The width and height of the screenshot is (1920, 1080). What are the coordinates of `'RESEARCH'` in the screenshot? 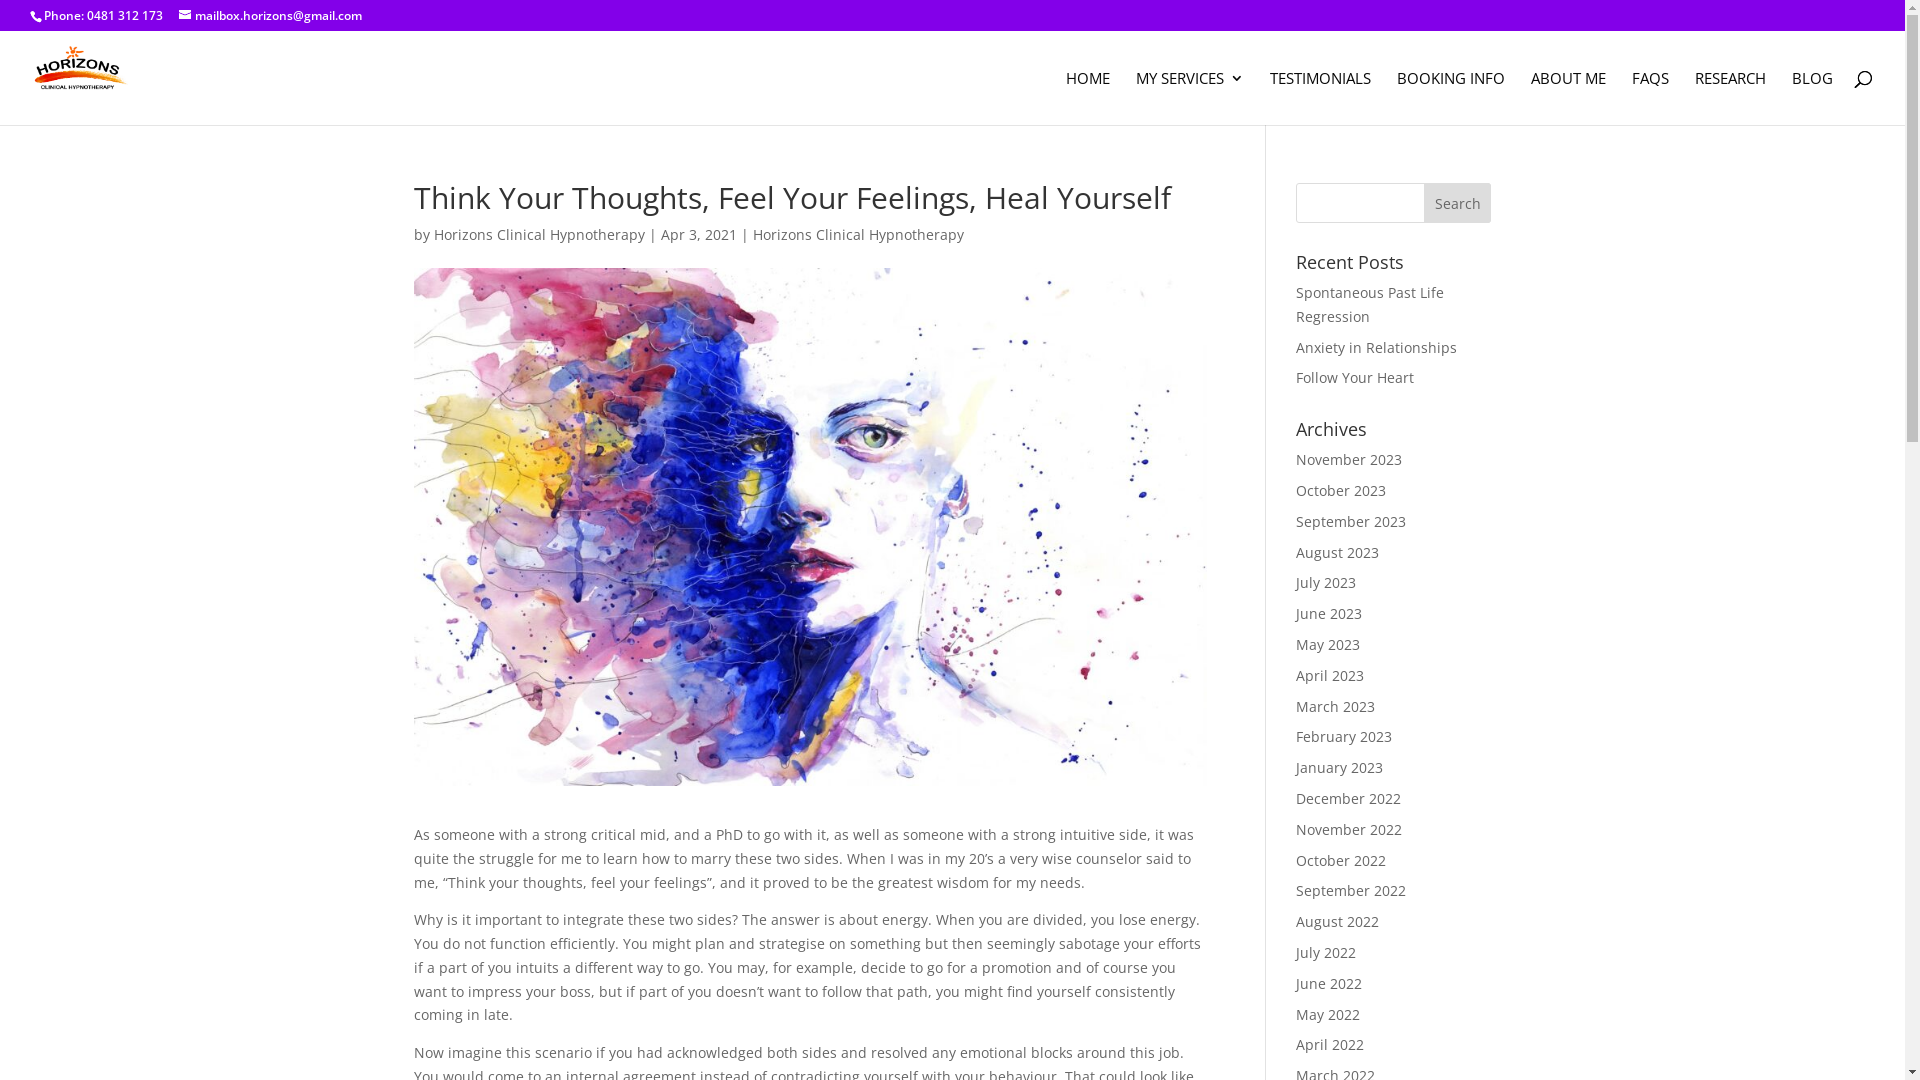 It's located at (1729, 97).